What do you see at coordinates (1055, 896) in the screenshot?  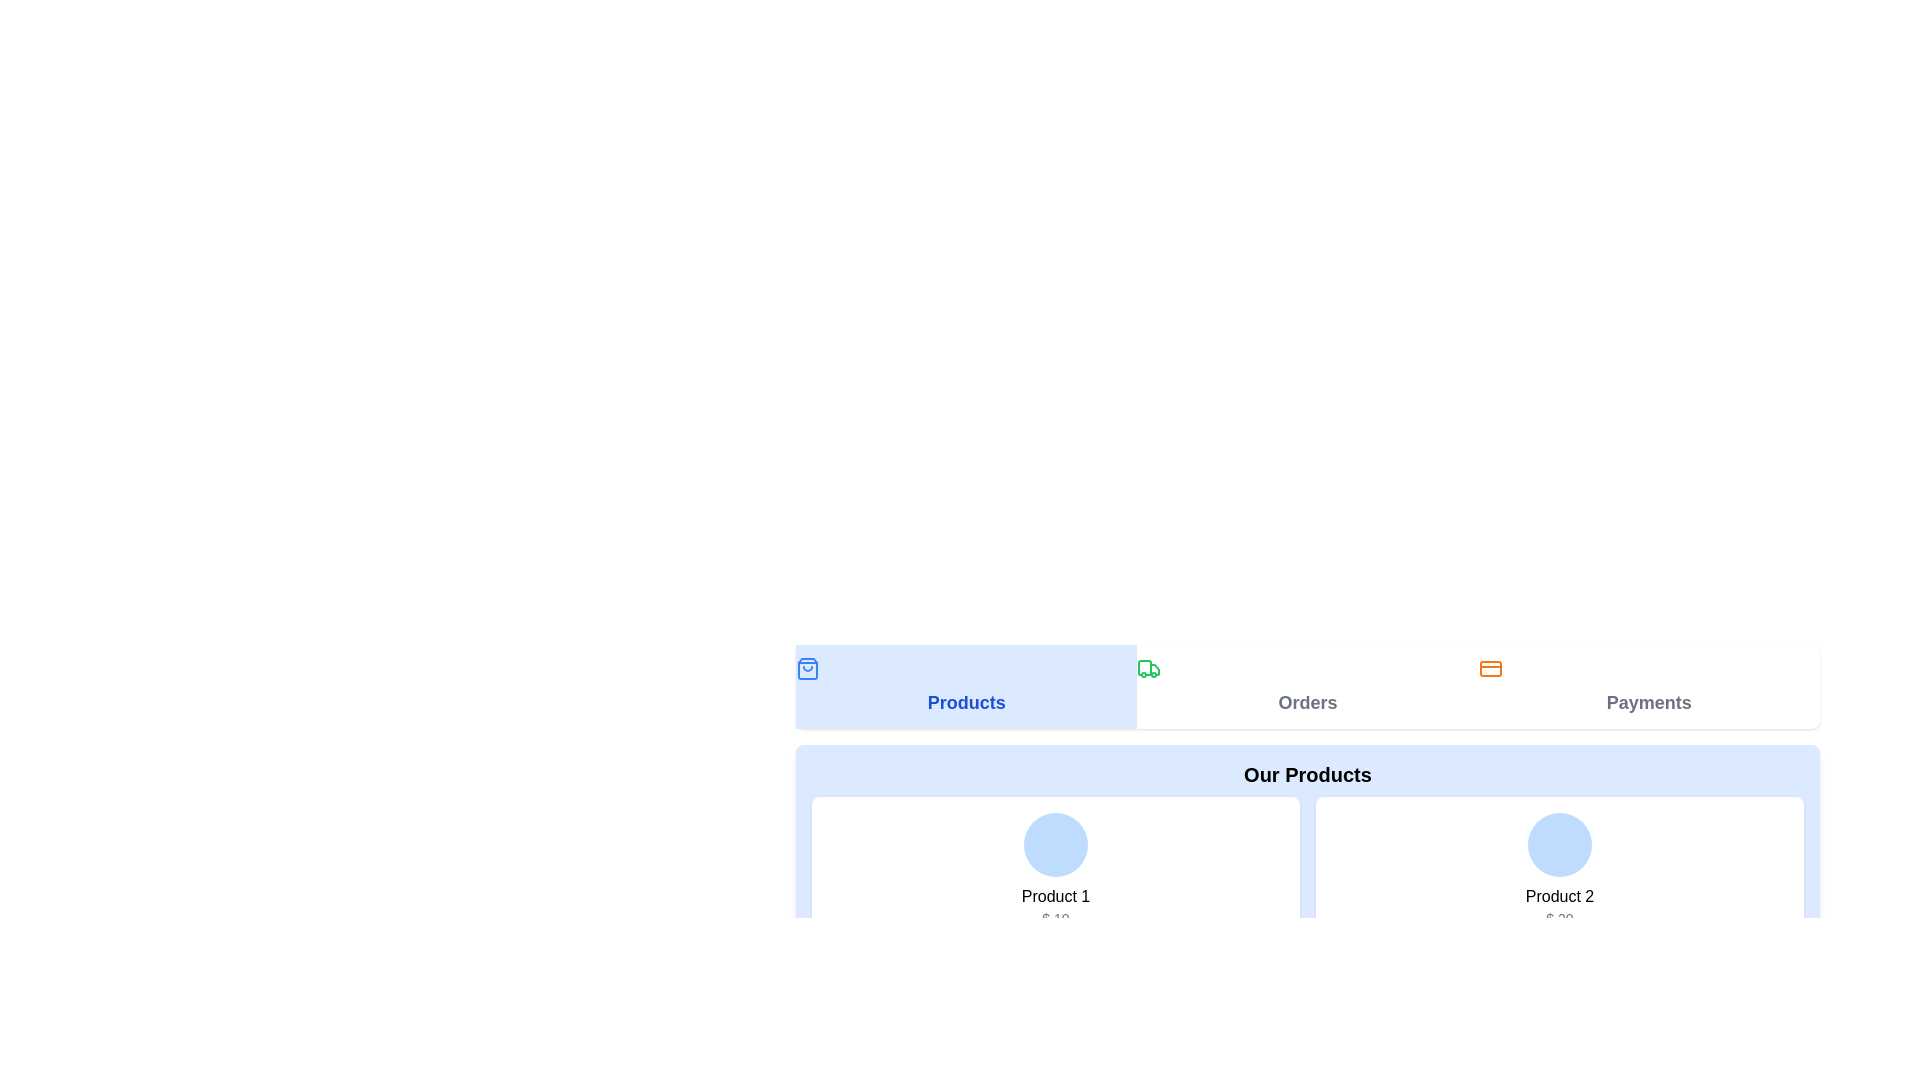 I see `text displayed in the 'Product 1' label located under the 'Our Products' title, positioned between a blue circular image and a price label ('$ 10')` at bounding box center [1055, 896].